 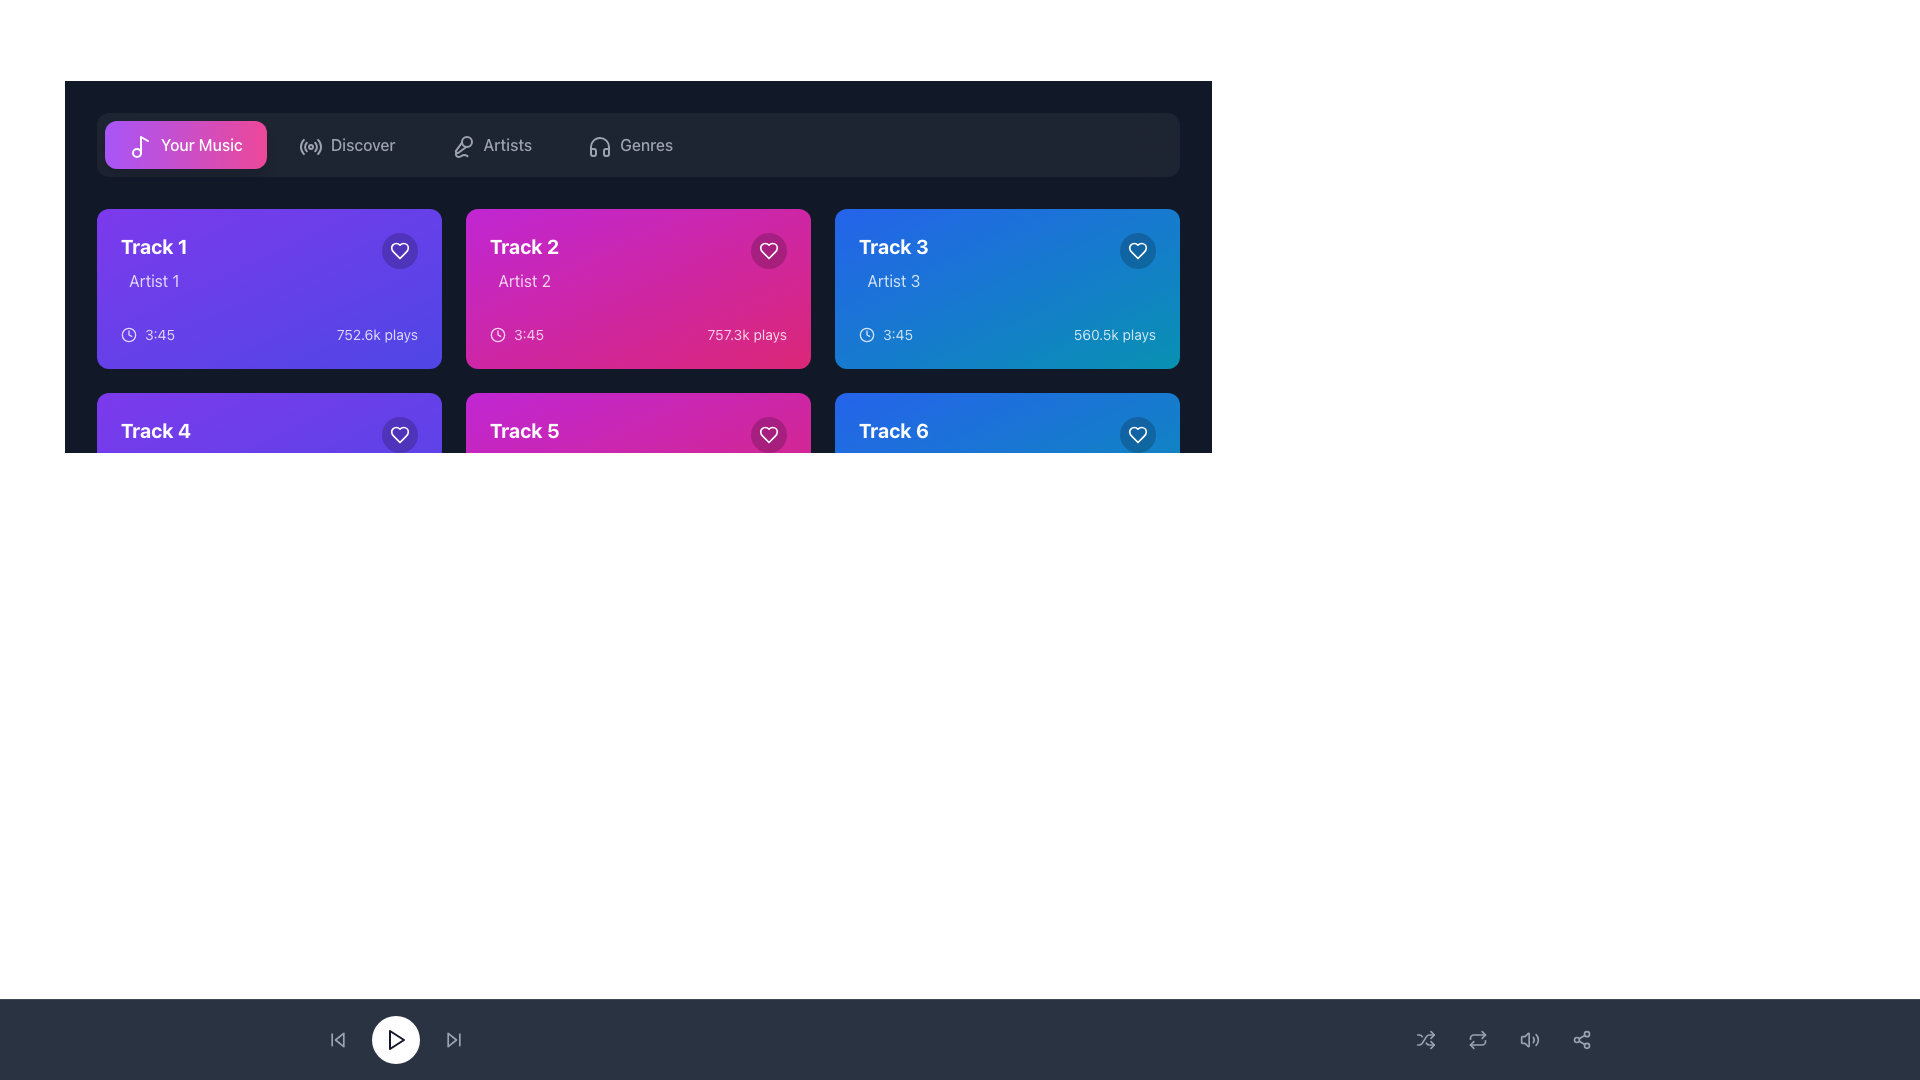 I want to click on the text label that serves as the title of the track, located above the 'Artist 5' text in the card positioned in the second row and first column of the grid layout, so click(x=524, y=430).